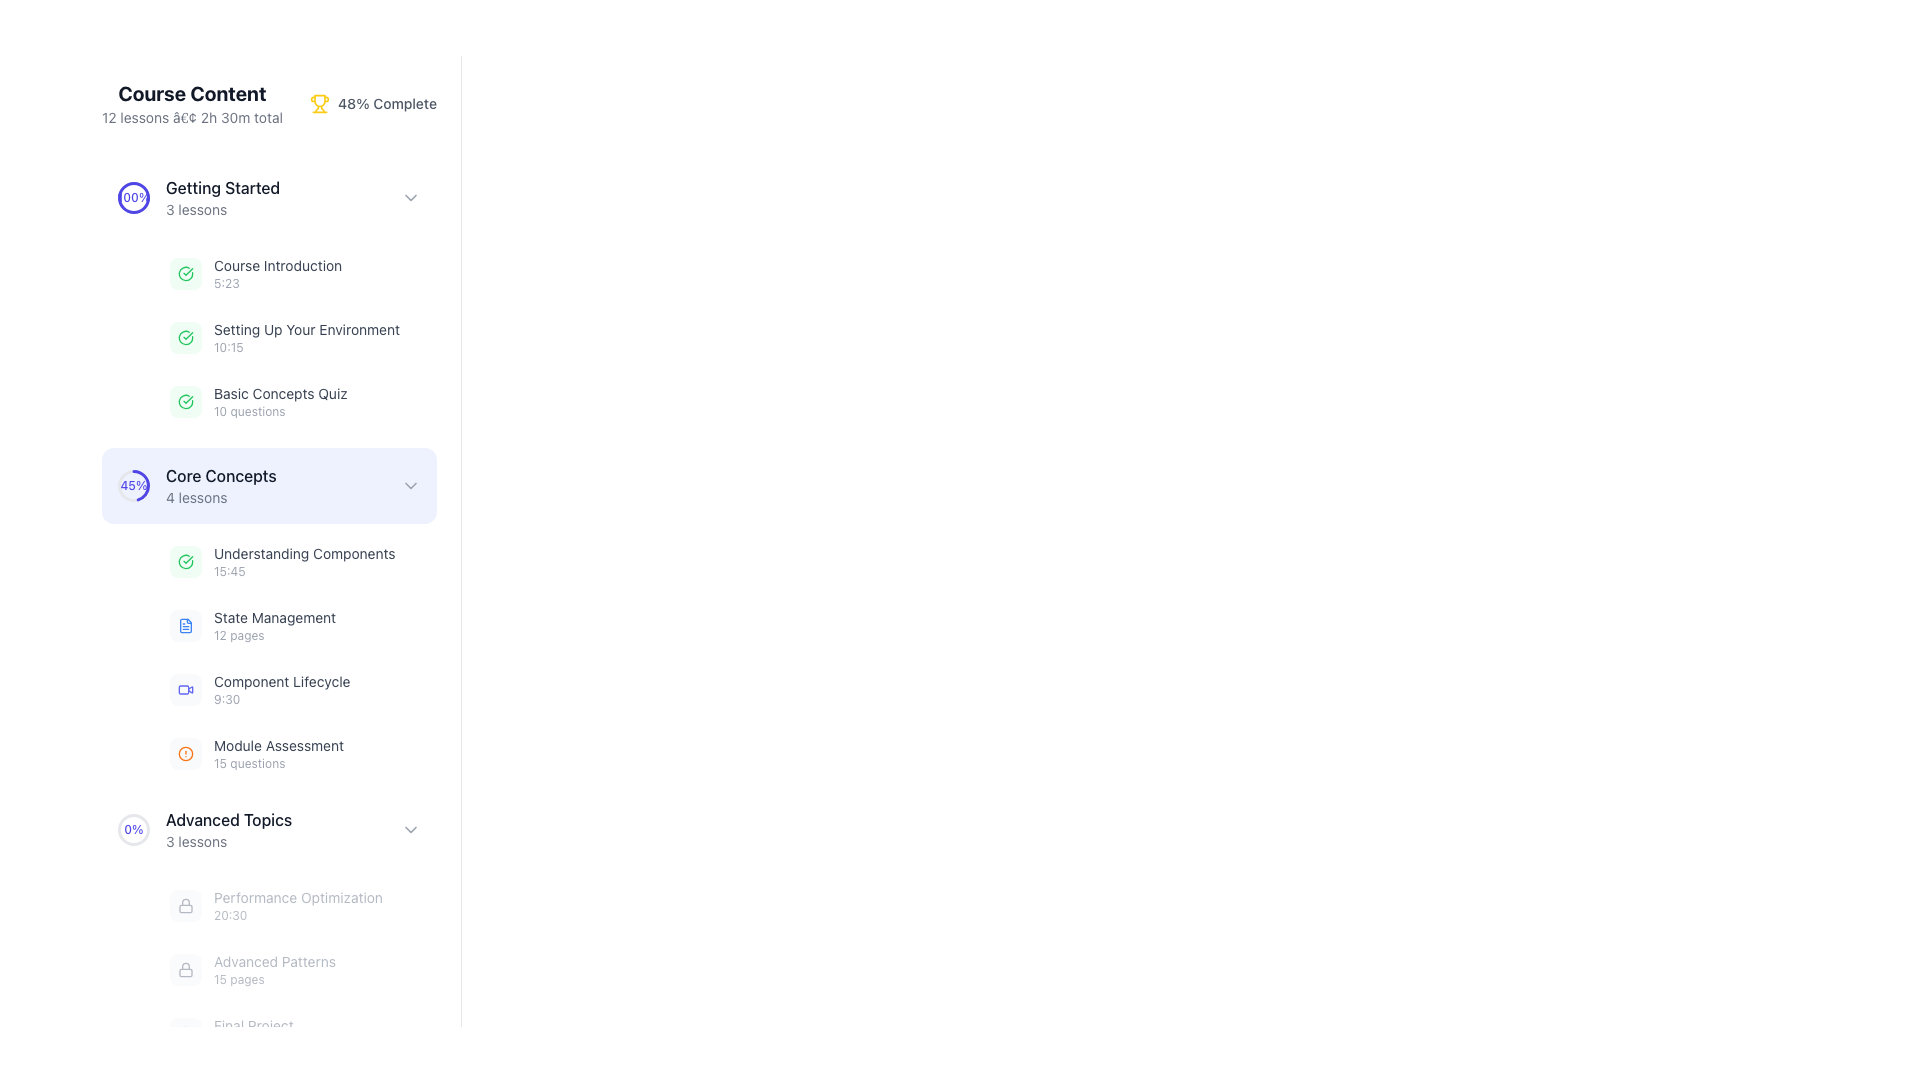 The image size is (1920, 1080). Describe the element at coordinates (281, 562) in the screenshot. I see `the List item containing the text 'Understanding Components' with a green checkmark icon in the 'Core Concepts' section of the sidebar menu` at that location.